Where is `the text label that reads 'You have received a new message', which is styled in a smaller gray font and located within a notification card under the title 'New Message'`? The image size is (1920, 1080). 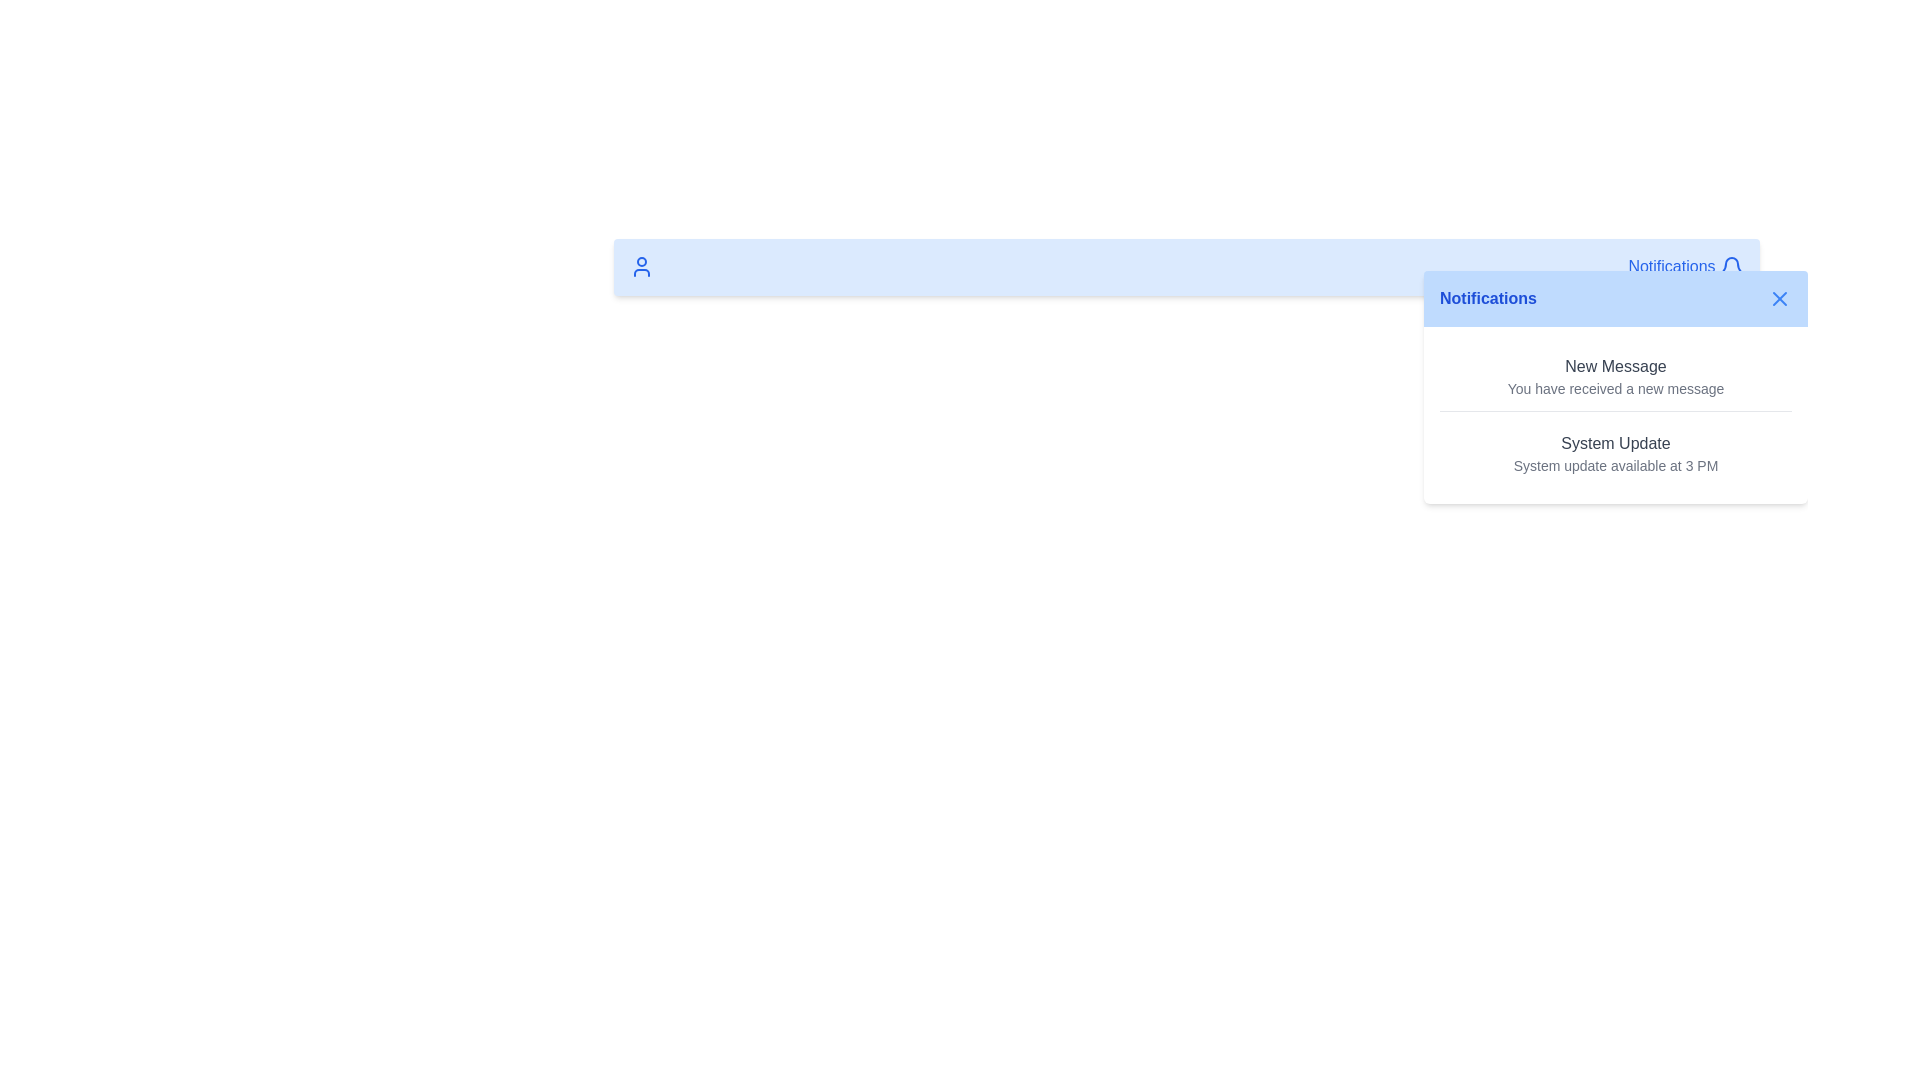
the text label that reads 'You have received a new message', which is styled in a smaller gray font and located within a notification card under the title 'New Message' is located at coordinates (1616, 389).